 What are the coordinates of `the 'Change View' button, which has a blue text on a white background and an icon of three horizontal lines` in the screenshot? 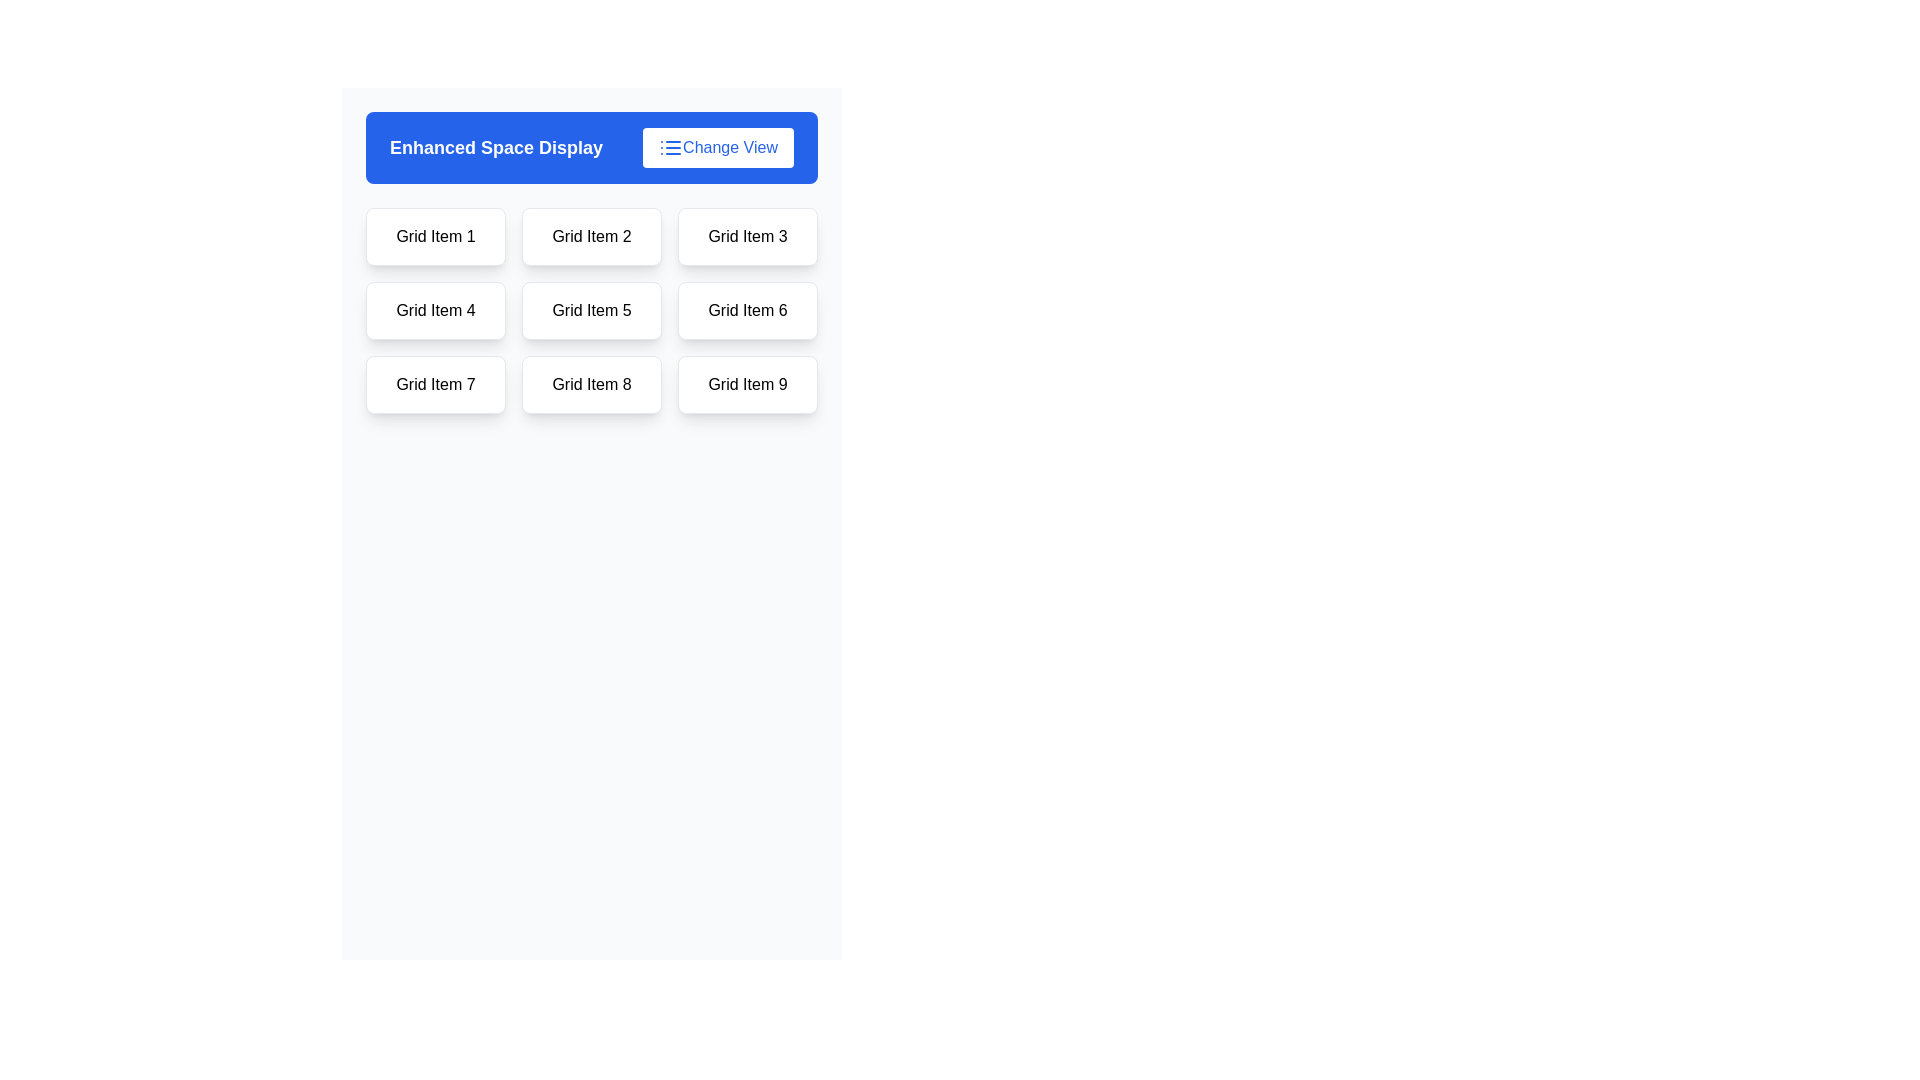 It's located at (718, 146).